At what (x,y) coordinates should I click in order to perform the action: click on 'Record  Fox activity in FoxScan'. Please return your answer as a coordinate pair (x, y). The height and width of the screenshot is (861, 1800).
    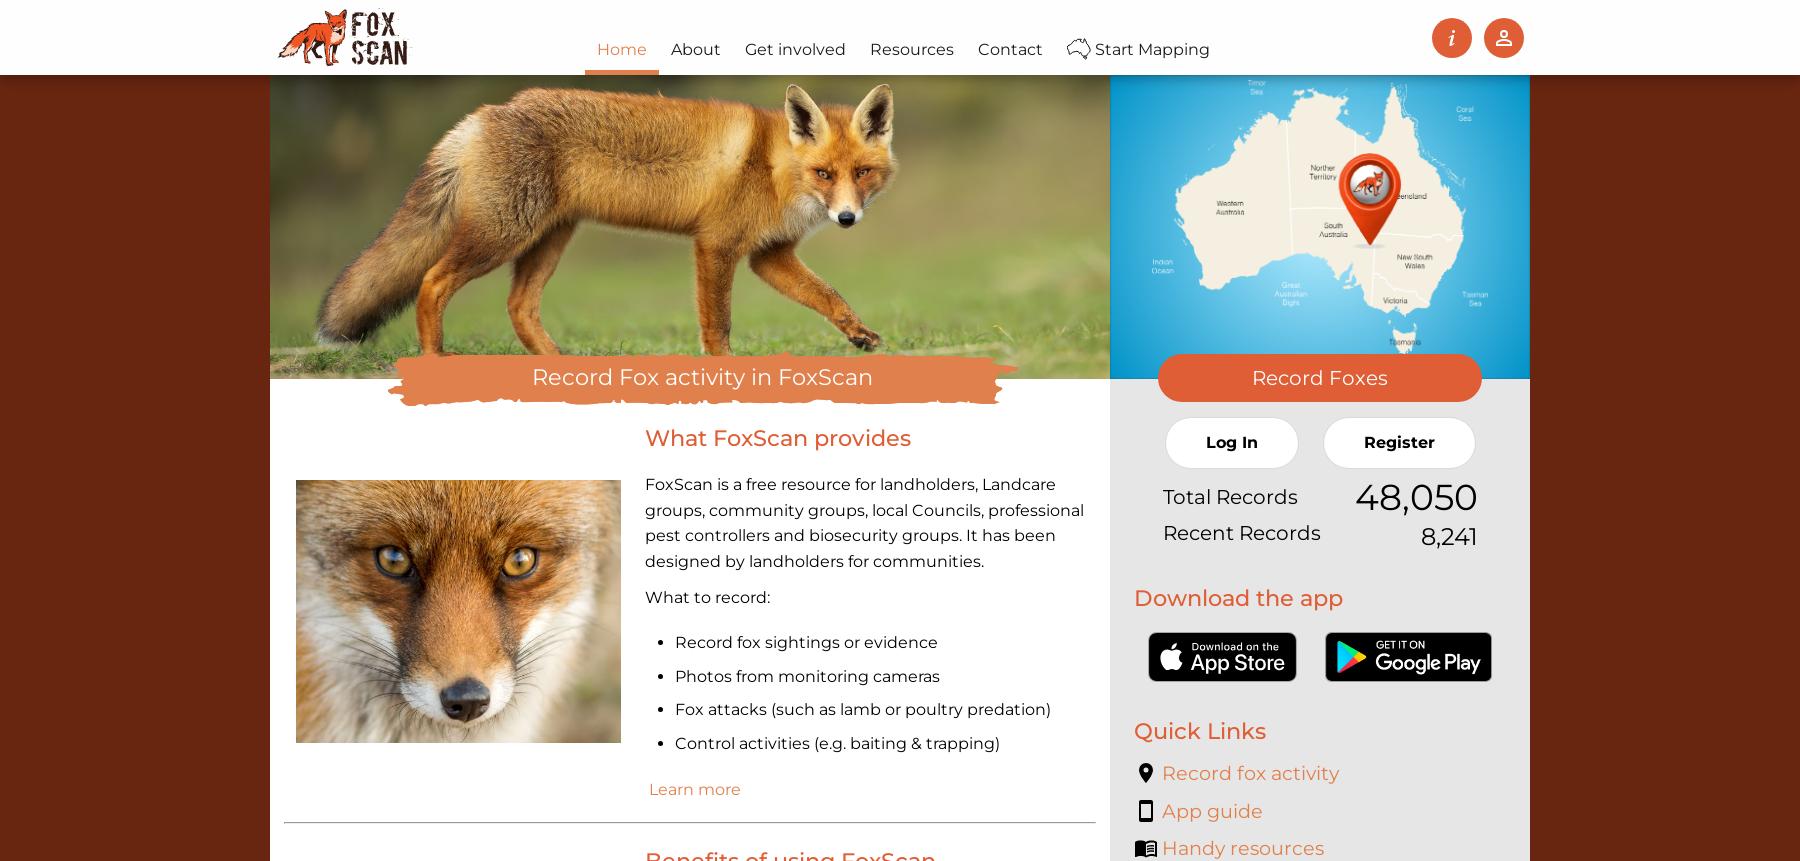
    Looking at the image, I should click on (701, 375).